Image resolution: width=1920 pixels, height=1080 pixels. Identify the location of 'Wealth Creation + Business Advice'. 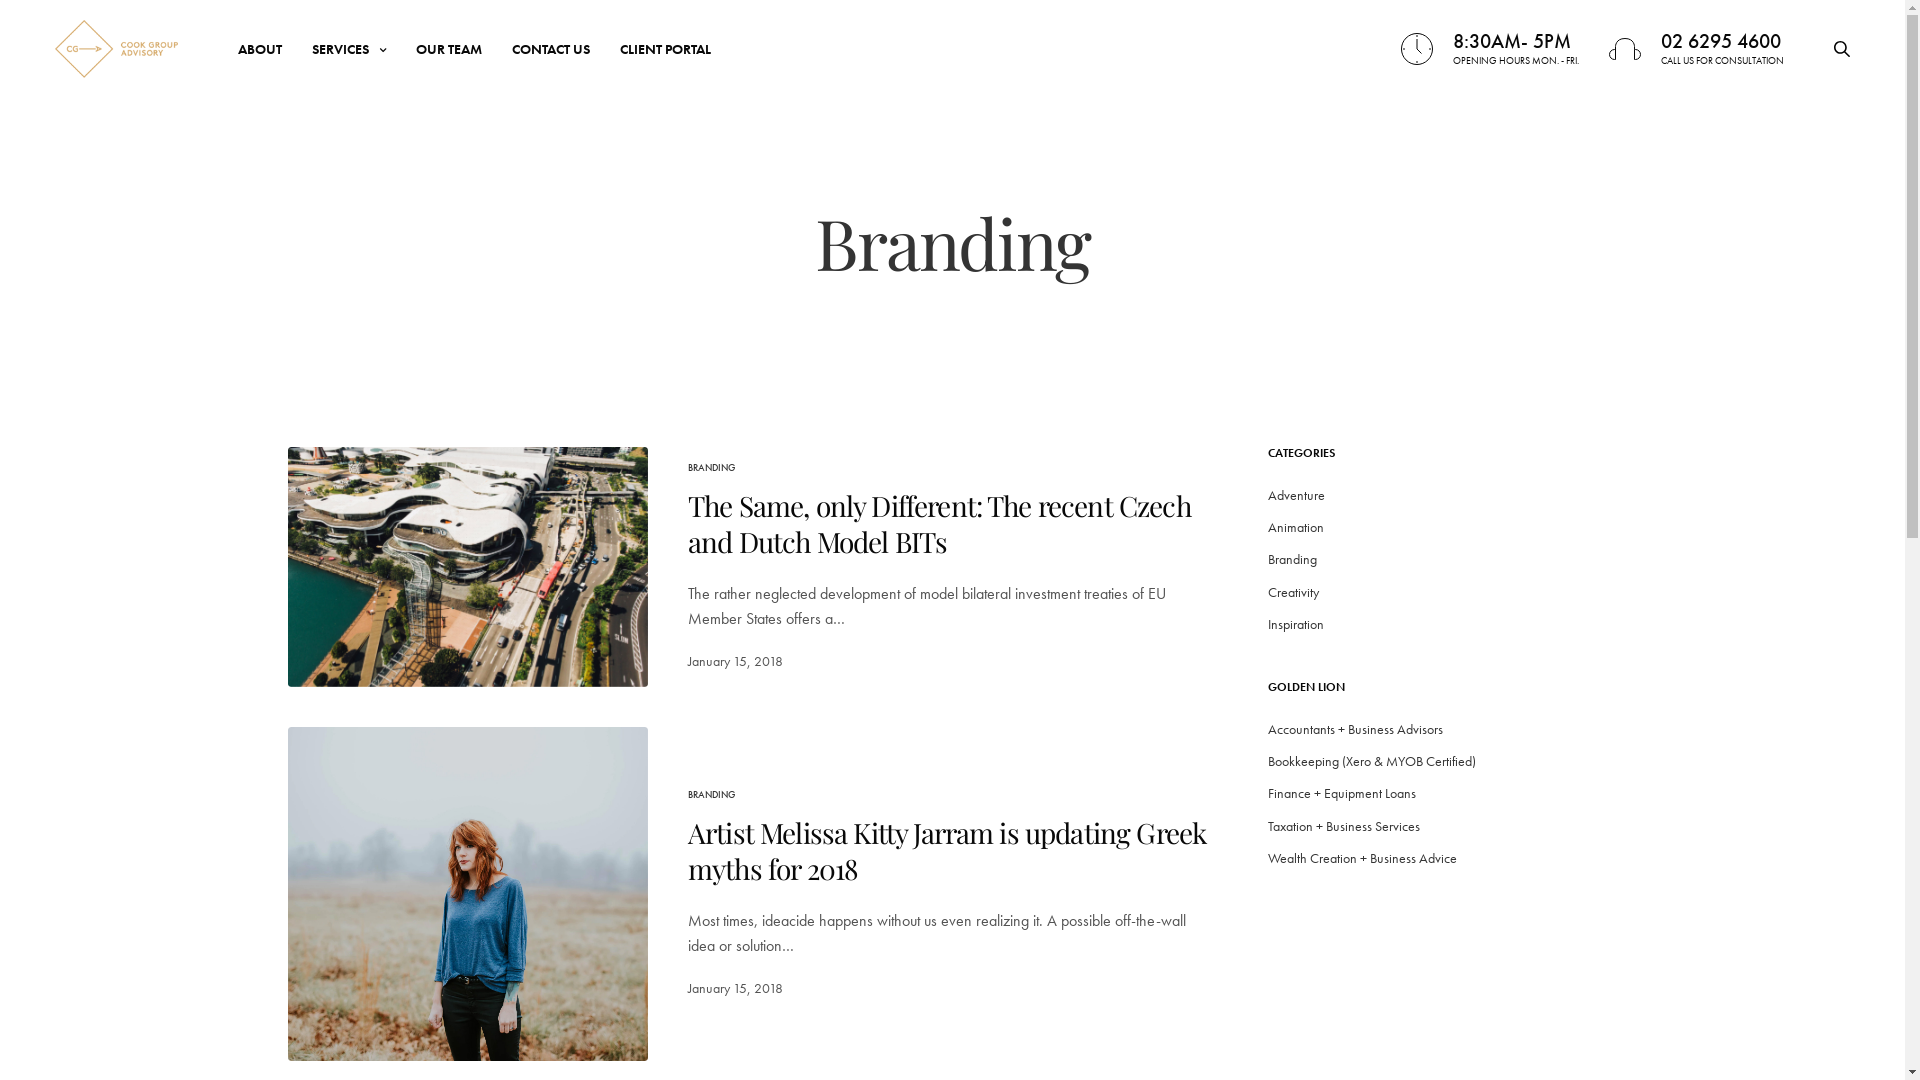
(1361, 856).